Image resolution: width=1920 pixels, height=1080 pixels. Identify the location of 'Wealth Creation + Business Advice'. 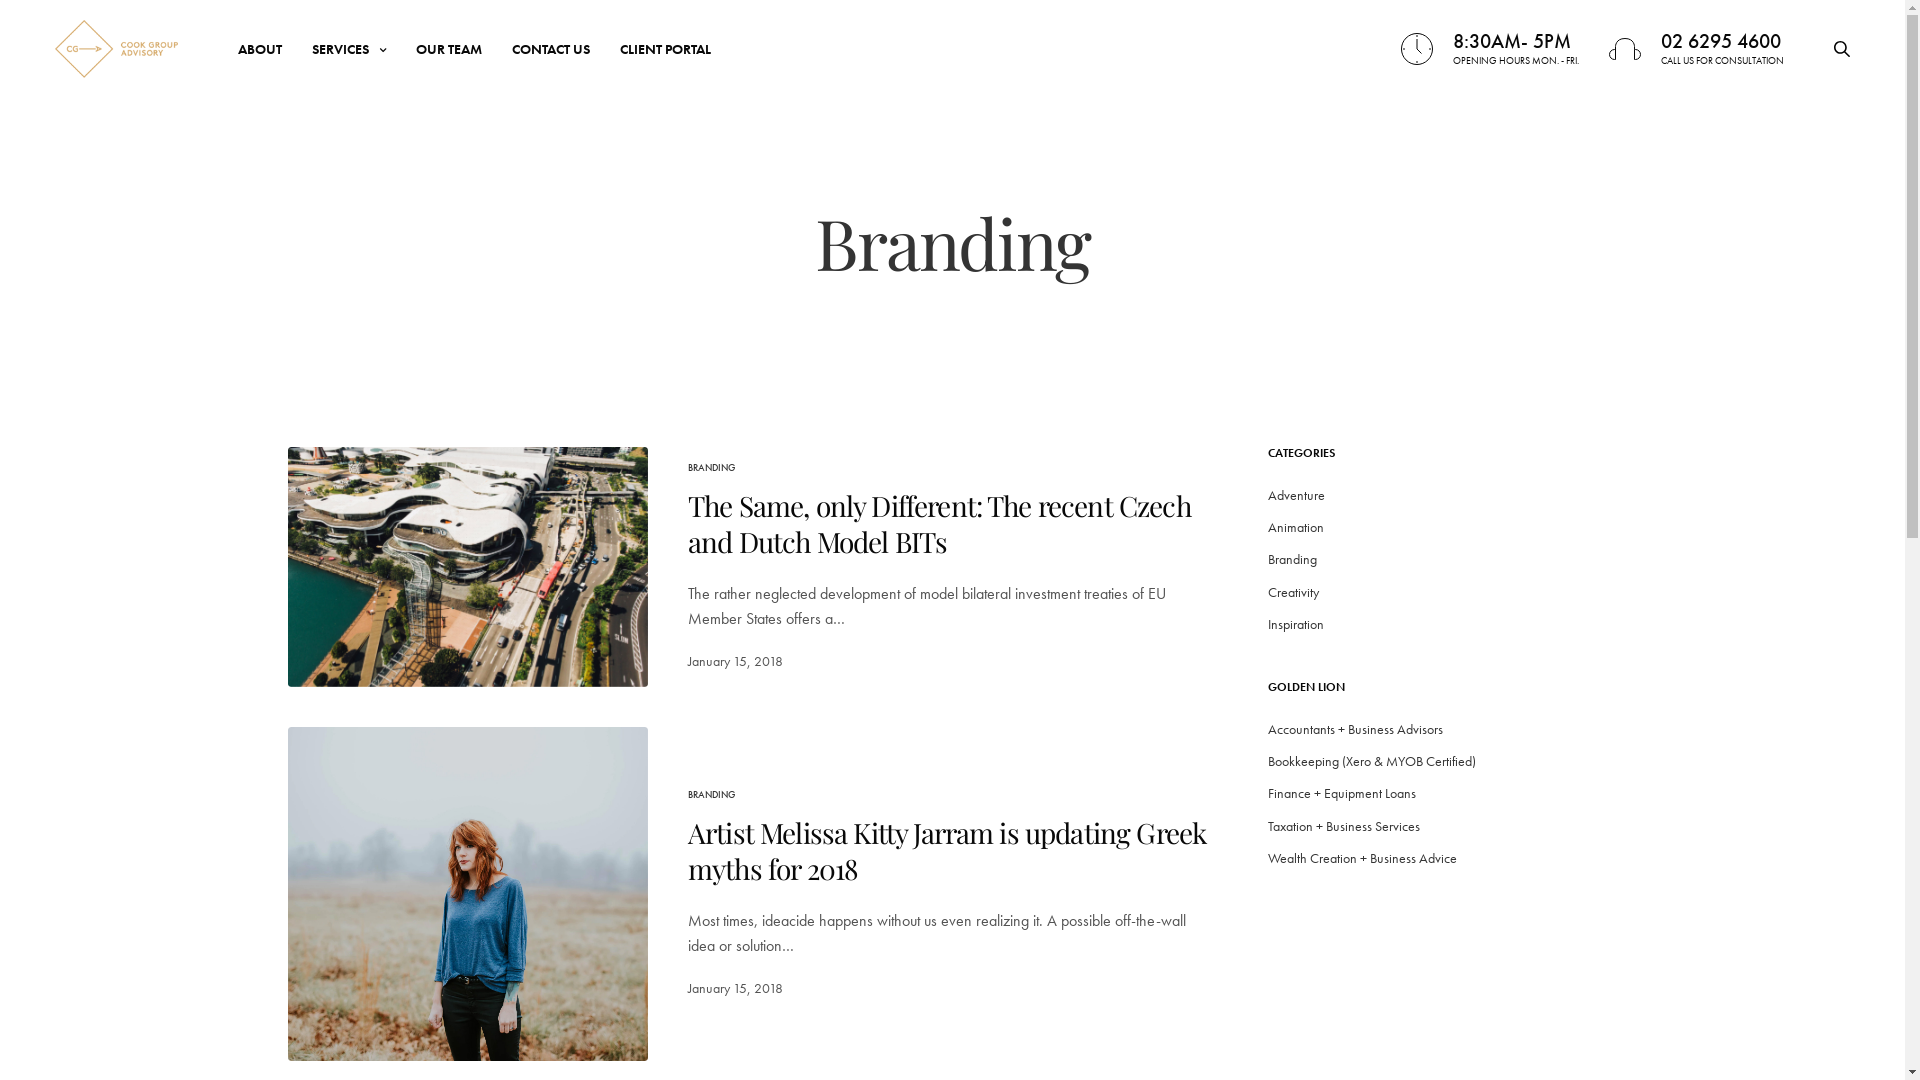
(1361, 856).